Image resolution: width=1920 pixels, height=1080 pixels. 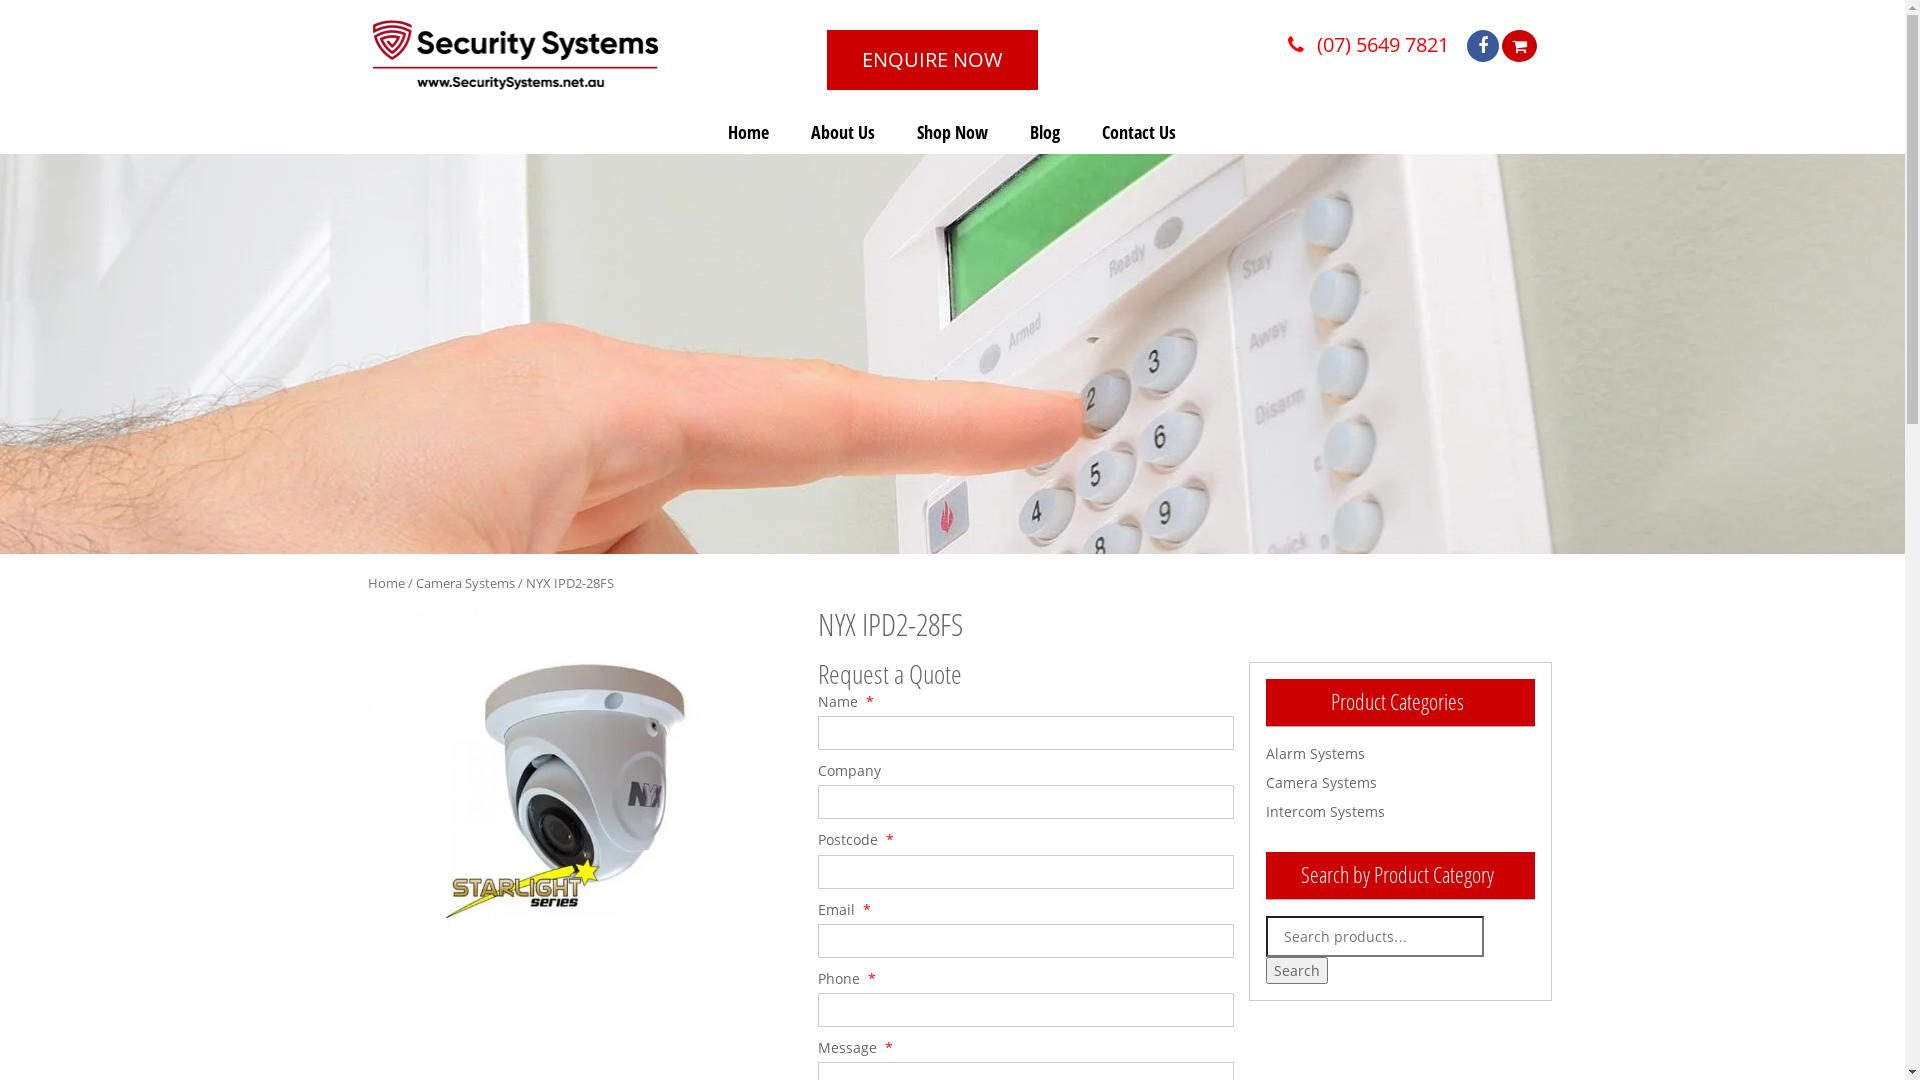 I want to click on 'Alarm Systems', so click(x=1315, y=753).